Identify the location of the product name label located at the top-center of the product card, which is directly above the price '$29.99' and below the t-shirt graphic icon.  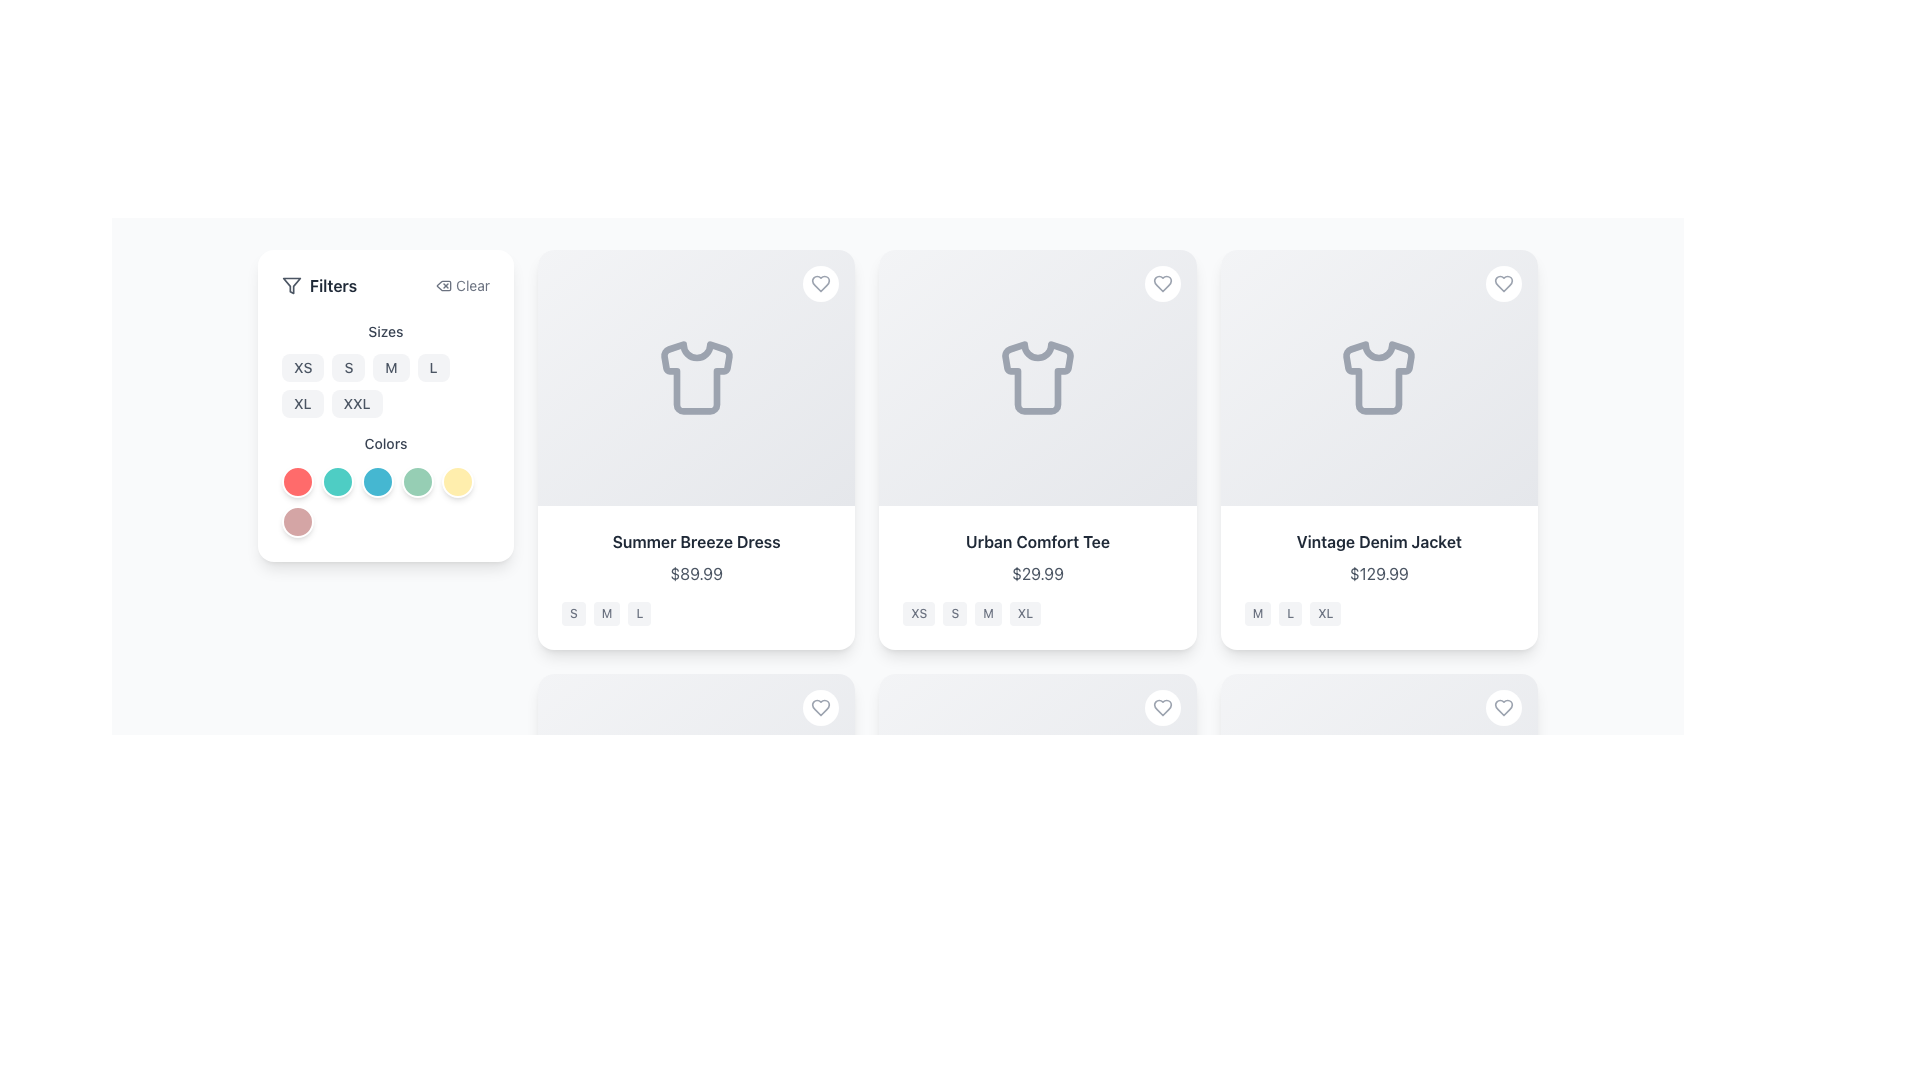
(1037, 542).